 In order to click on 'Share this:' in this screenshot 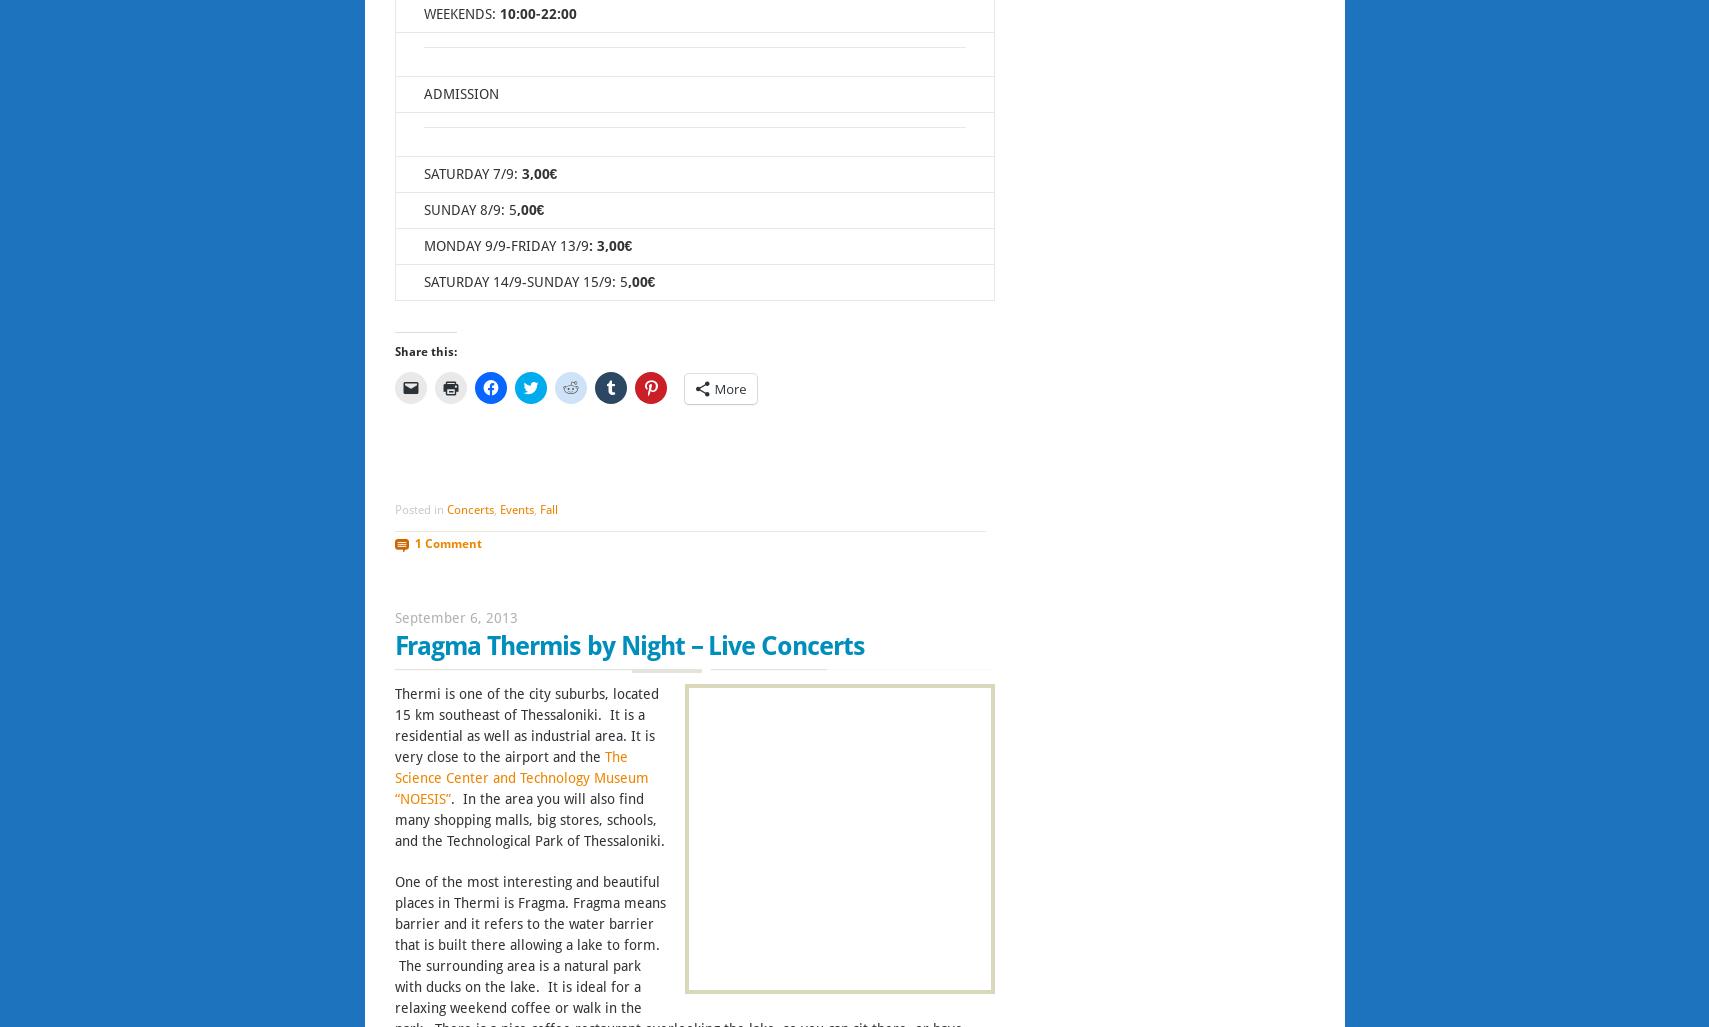, I will do `click(424, 352)`.